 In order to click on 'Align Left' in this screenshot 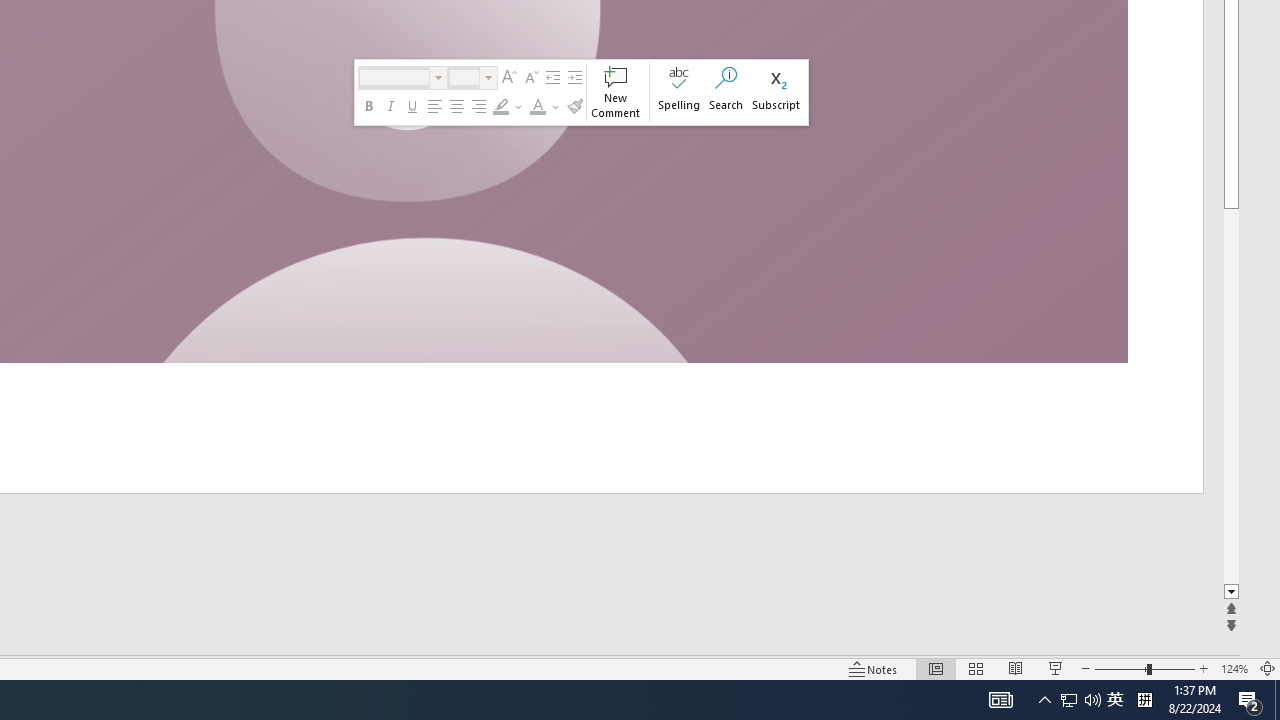, I will do `click(433, 106)`.